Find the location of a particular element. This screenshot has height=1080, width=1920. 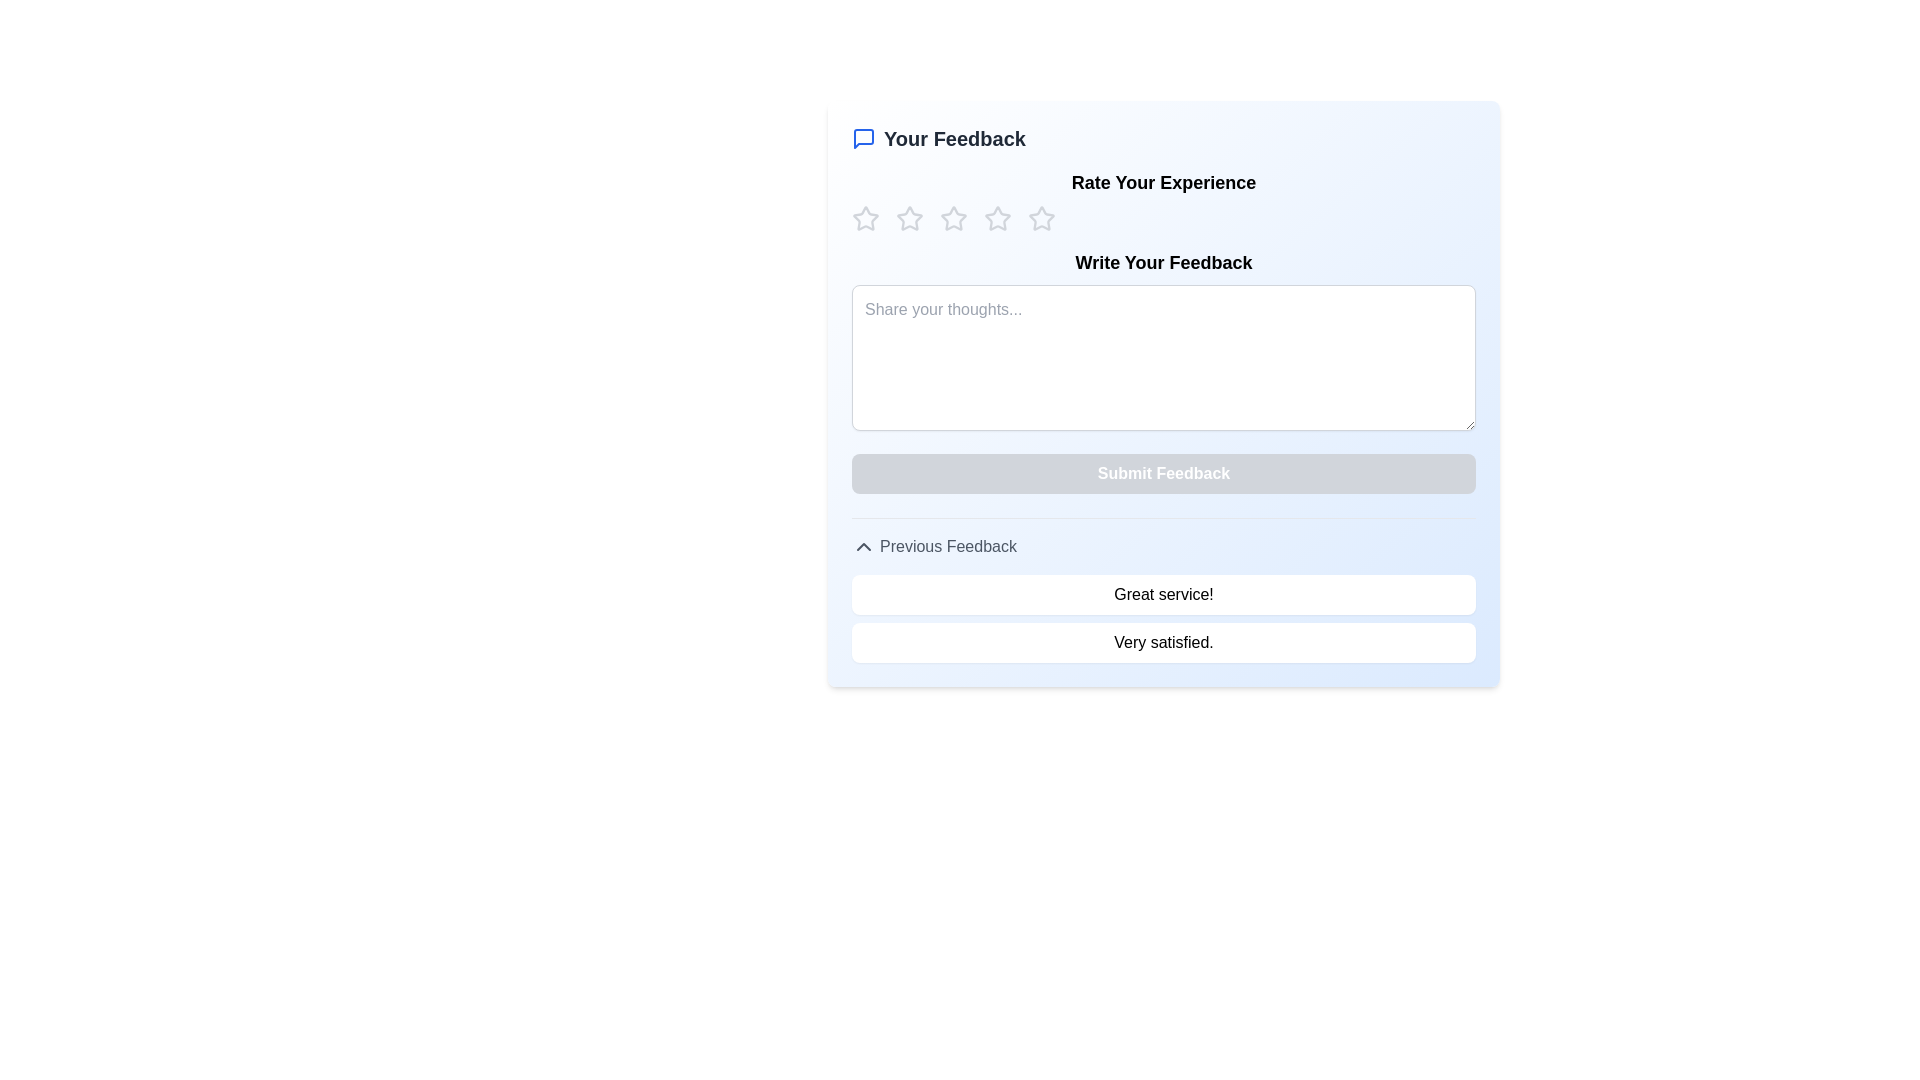

the upward-pointing chevron icon located next to the 'Previous Feedback' text is located at coordinates (864, 547).